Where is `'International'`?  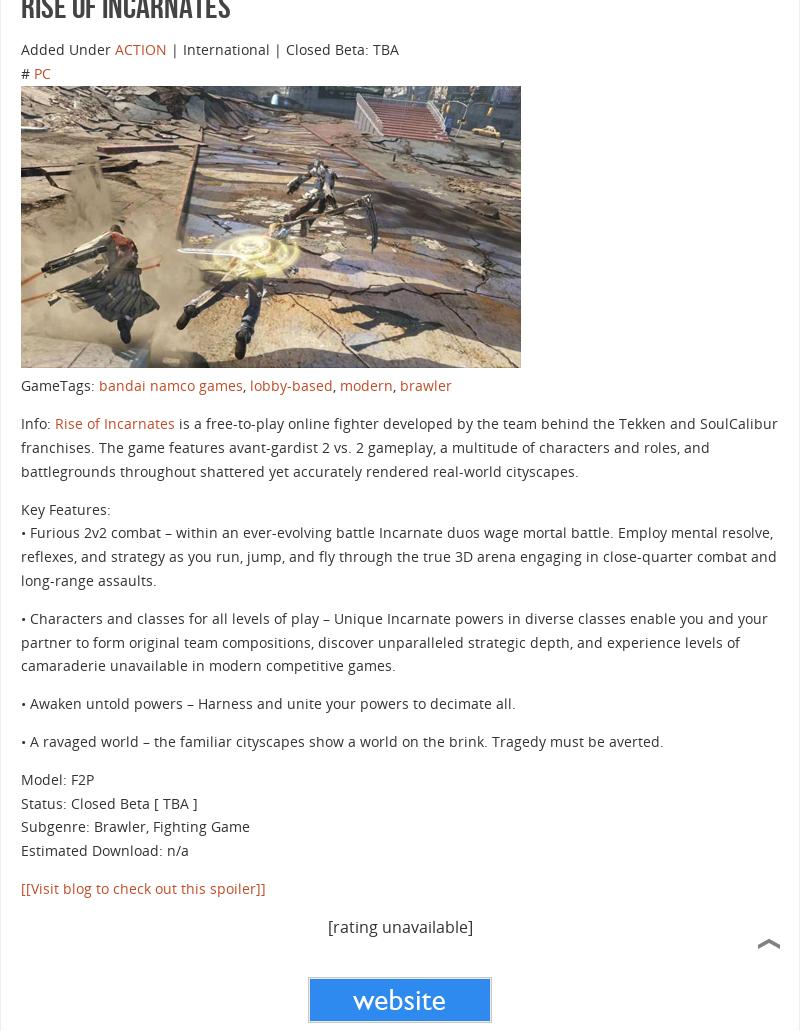 'International' is located at coordinates (226, 48).